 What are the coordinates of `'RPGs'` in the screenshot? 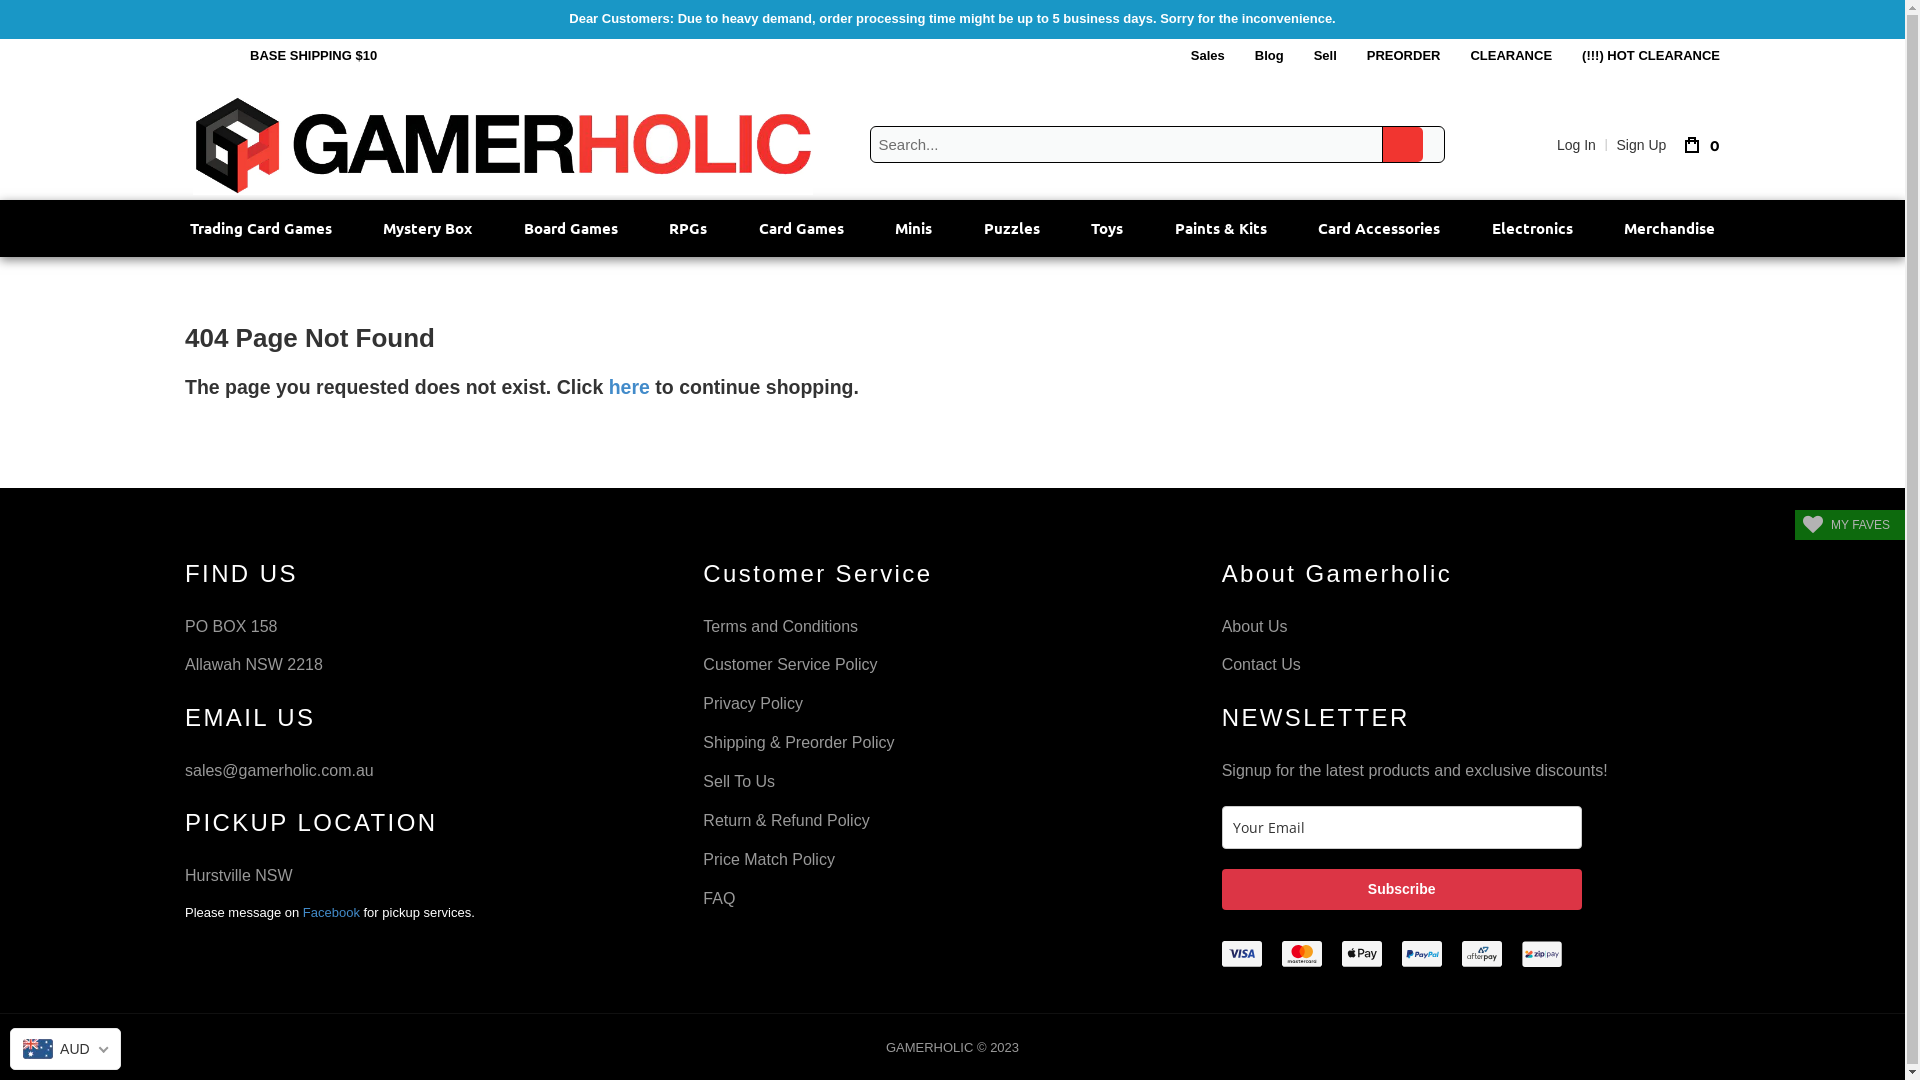 It's located at (687, 227).